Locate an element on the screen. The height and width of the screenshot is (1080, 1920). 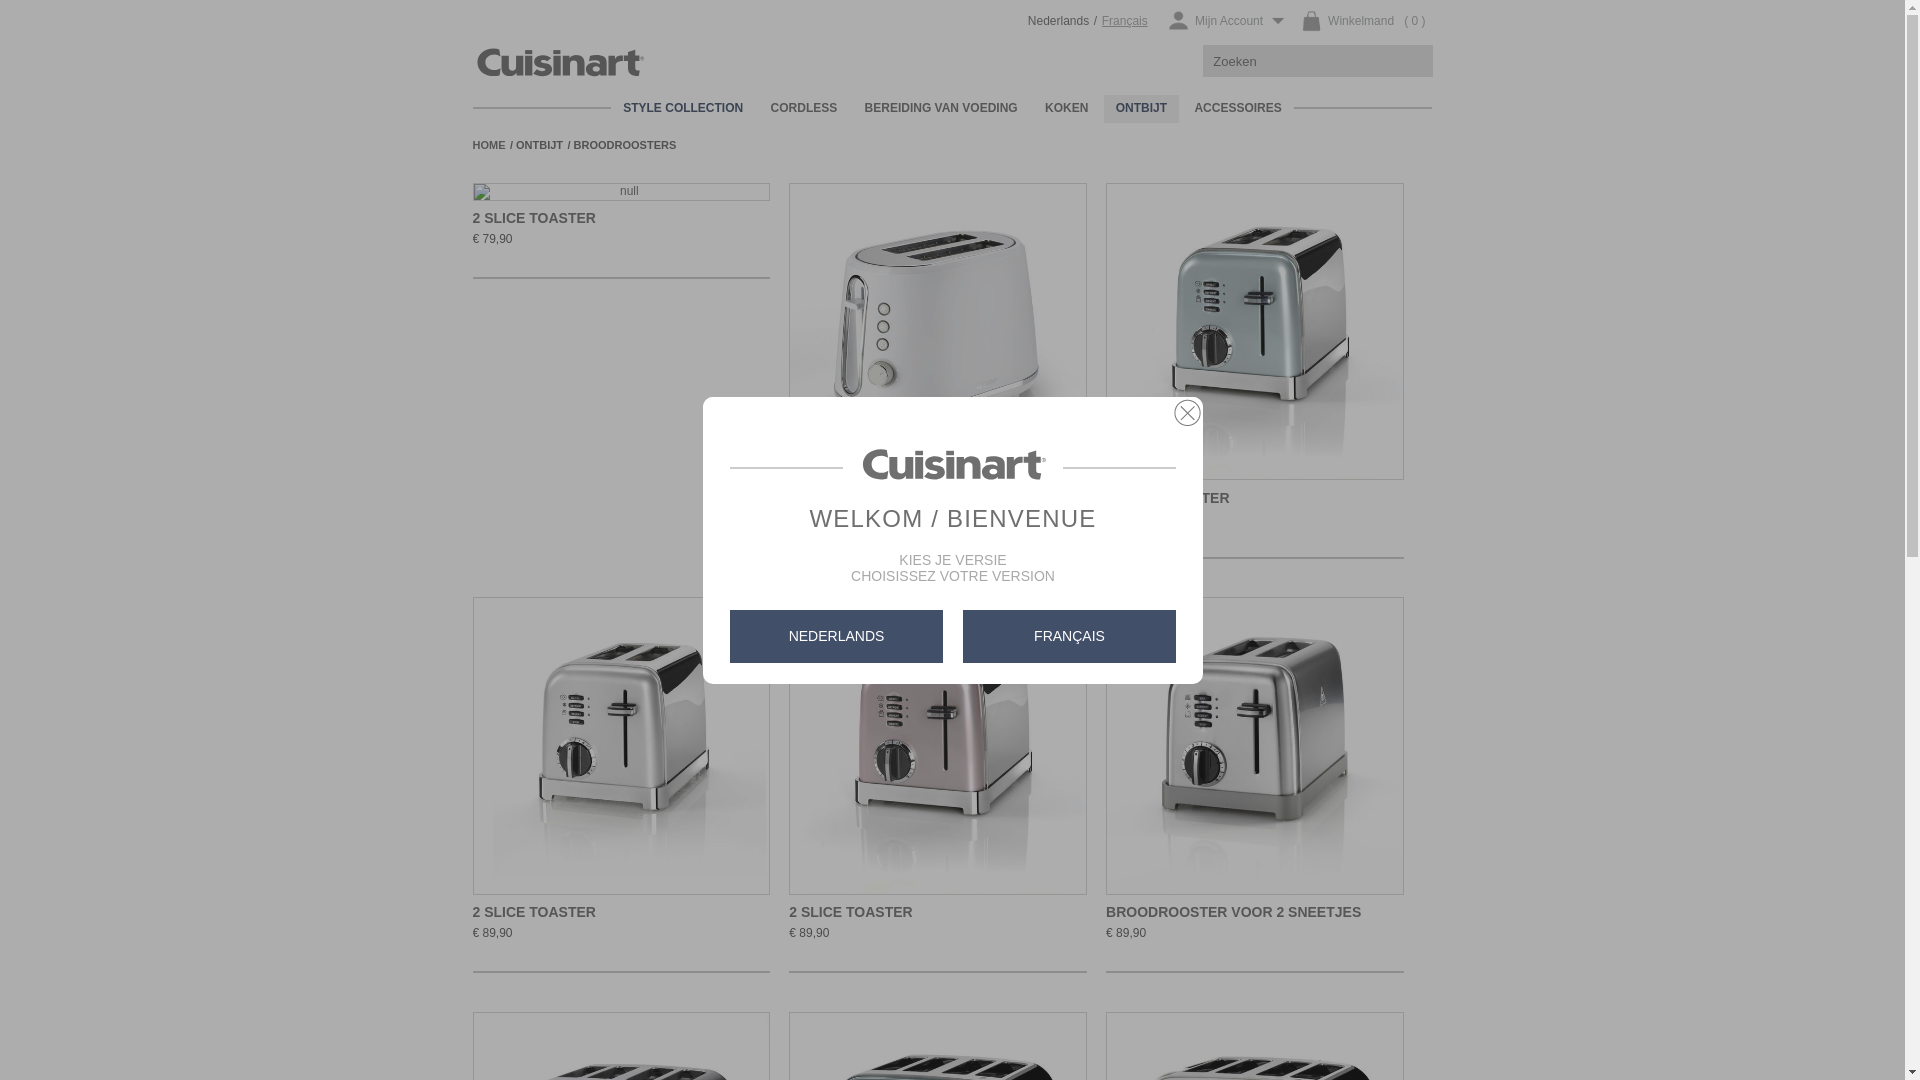
'ACCESSOIRES' is located at coordinates (1181, 108).